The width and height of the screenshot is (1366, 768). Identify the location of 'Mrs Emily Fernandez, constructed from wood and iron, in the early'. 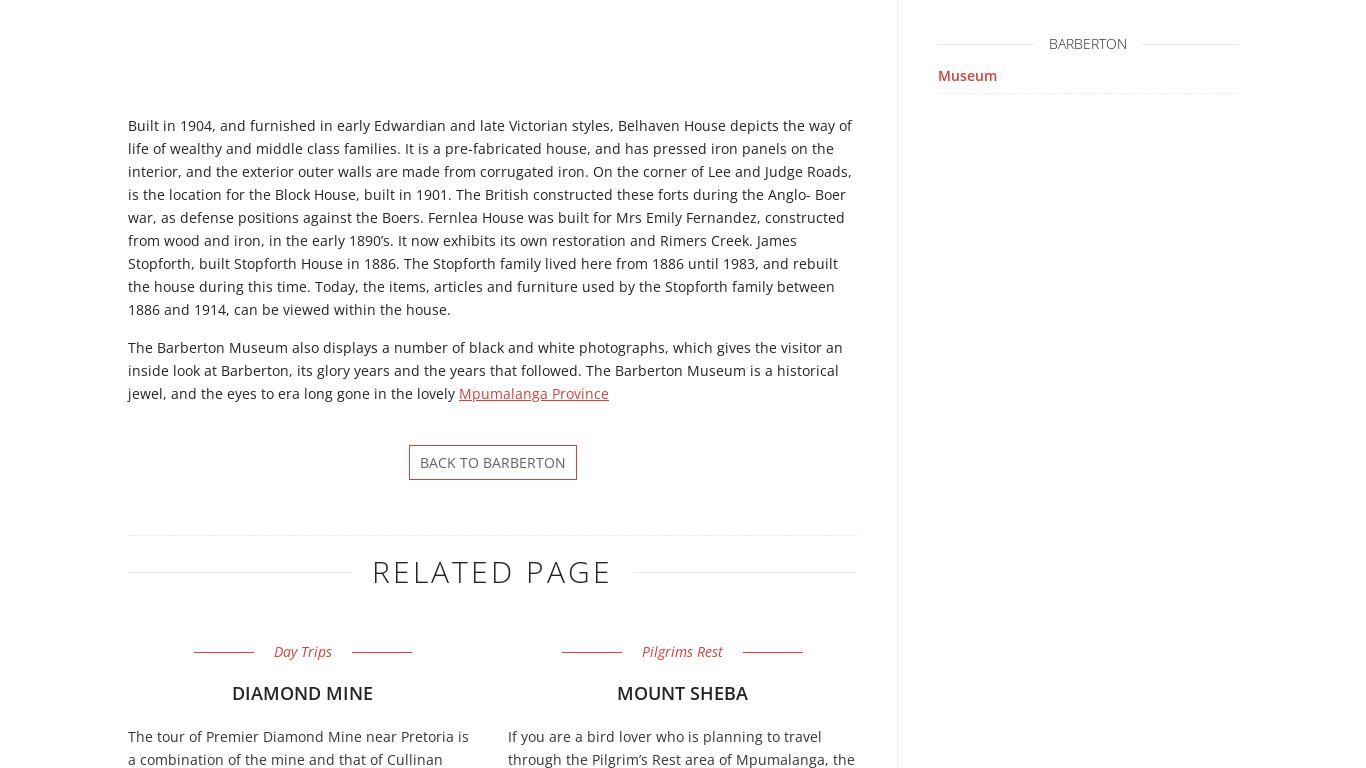
(486, 229).